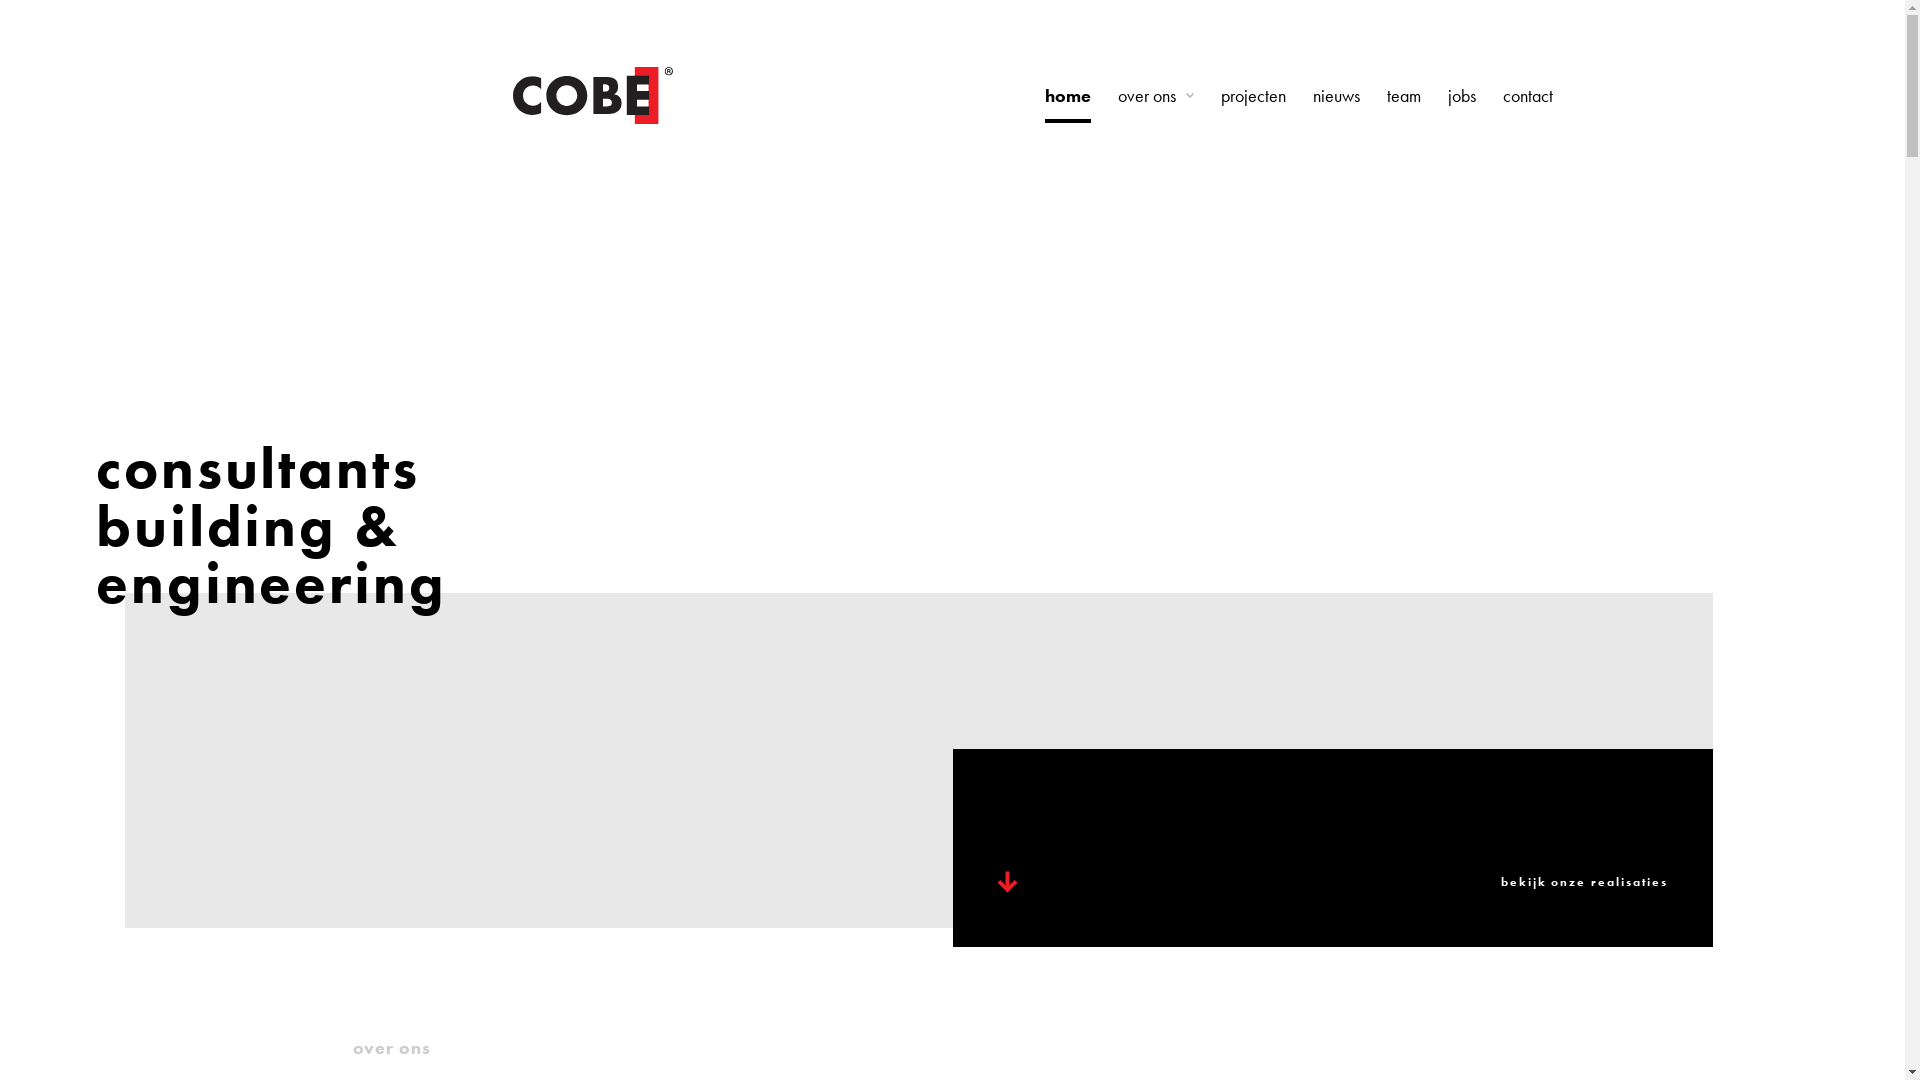  What do you see at coordinates (1462, 96) in the screenshot?
I see `'jobs'` at bounding box center [1462, 96].